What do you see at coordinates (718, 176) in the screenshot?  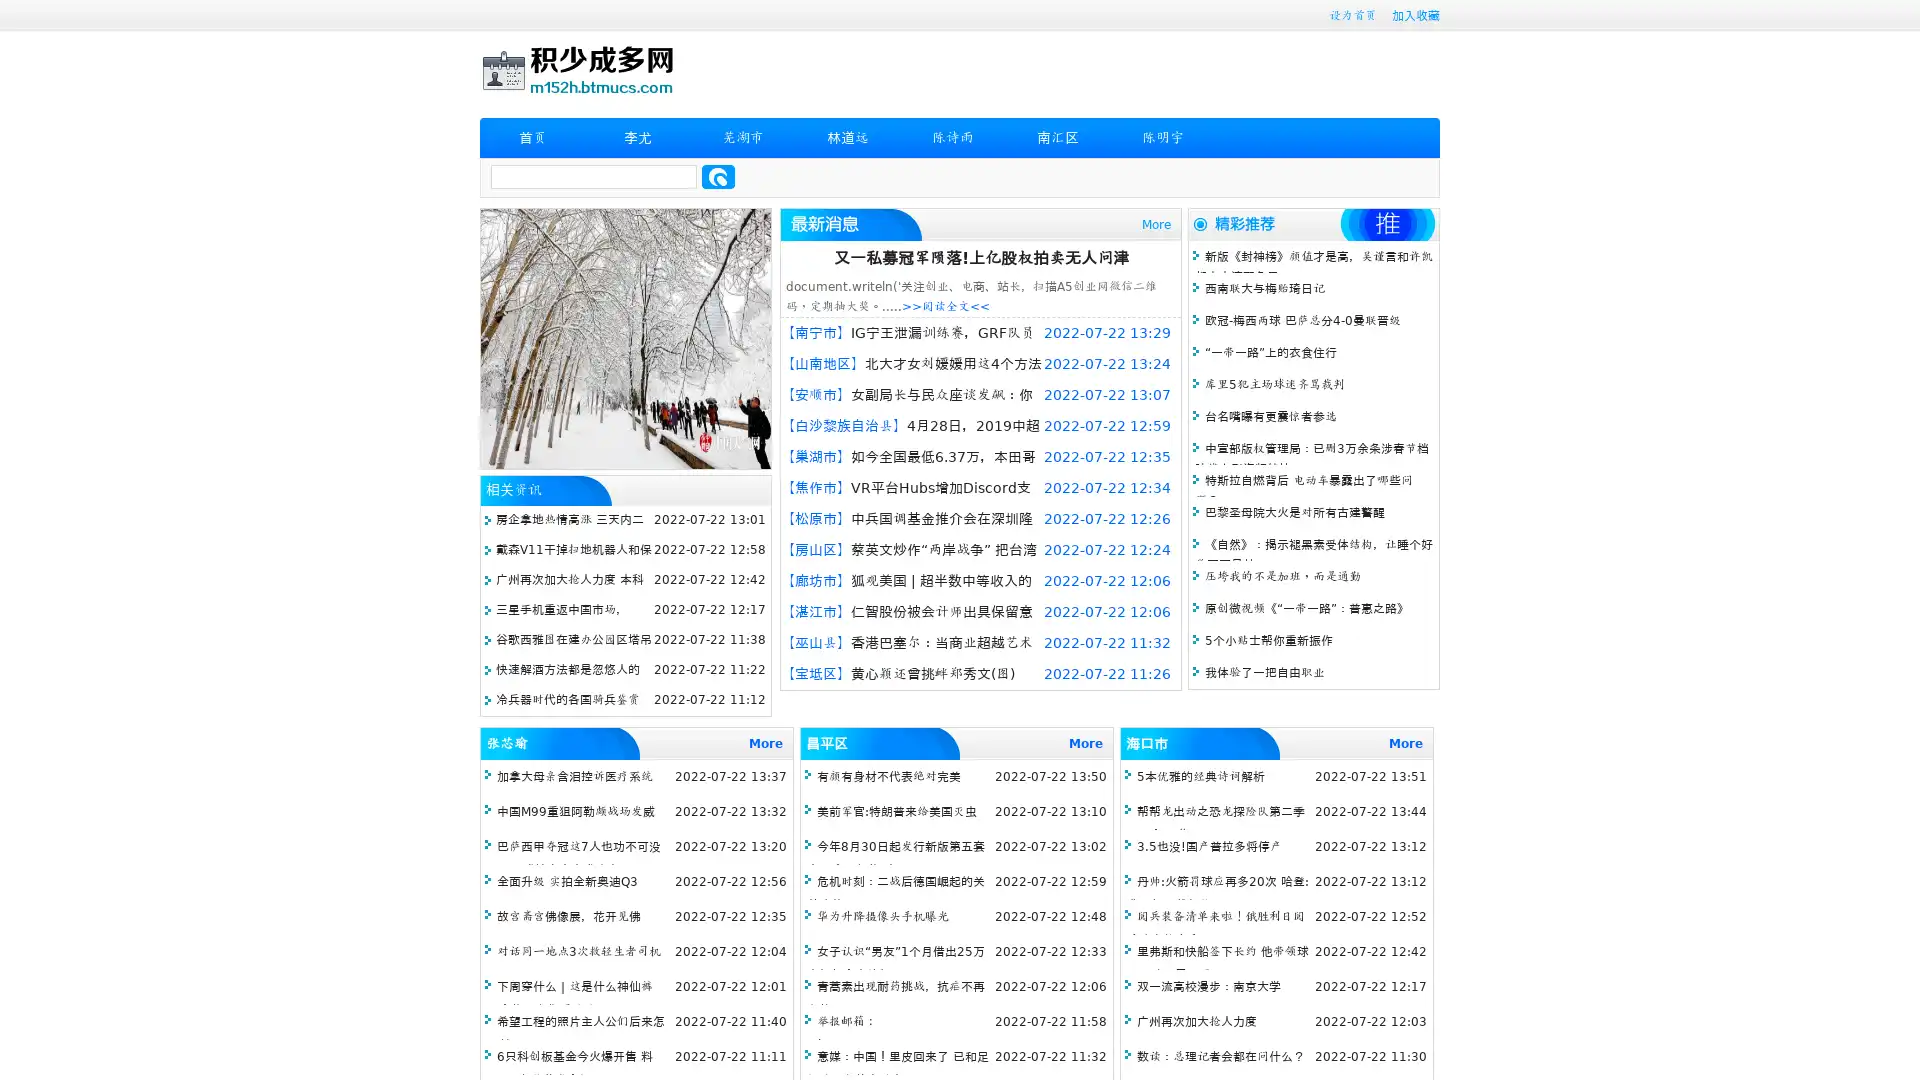 I see `Search` at bounding box center [718, 176].